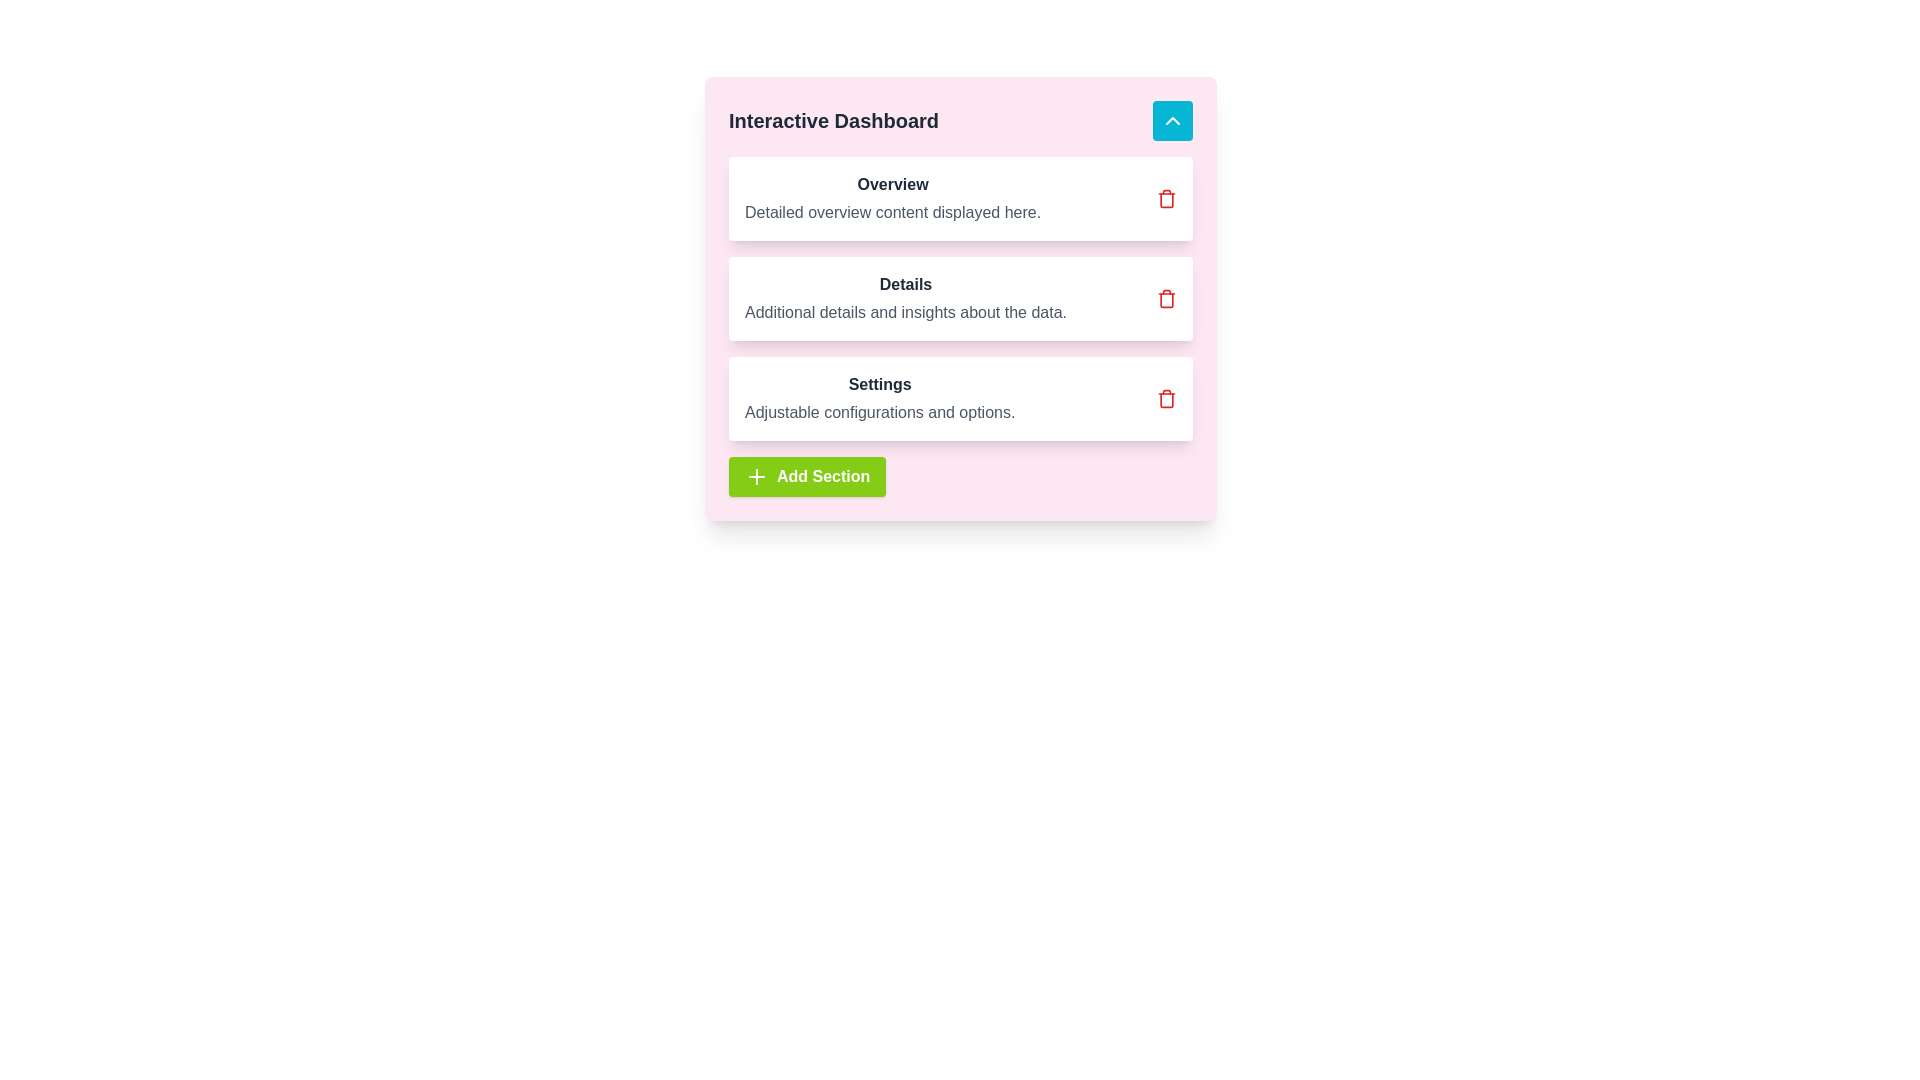 This screenshot has width=1920, height=1080. I want to click on the text block stating 'Detailed overview content displayed here.' which is styled with a gray font and located below the header 'Overview' in a light card-like structure, so click(892, 212).